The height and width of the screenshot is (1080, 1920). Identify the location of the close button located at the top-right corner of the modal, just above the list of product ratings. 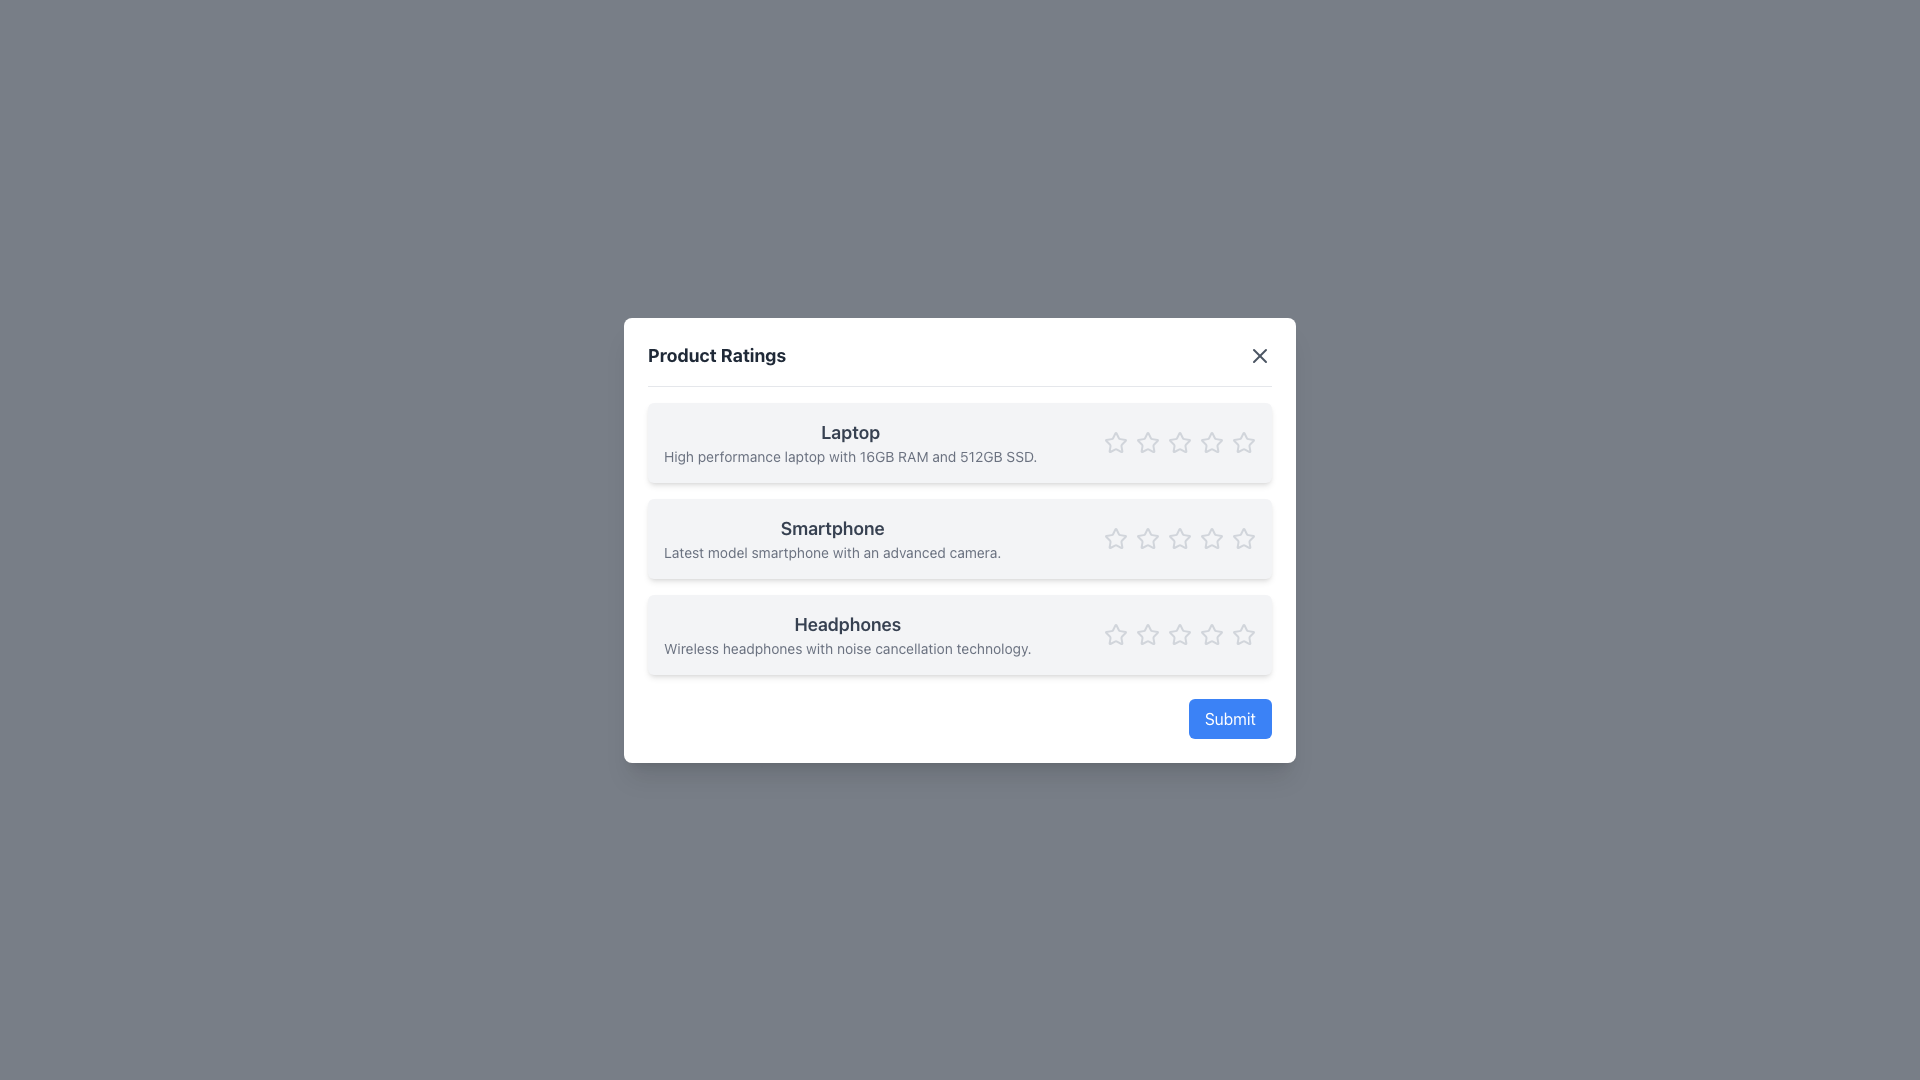
(1258, 353).